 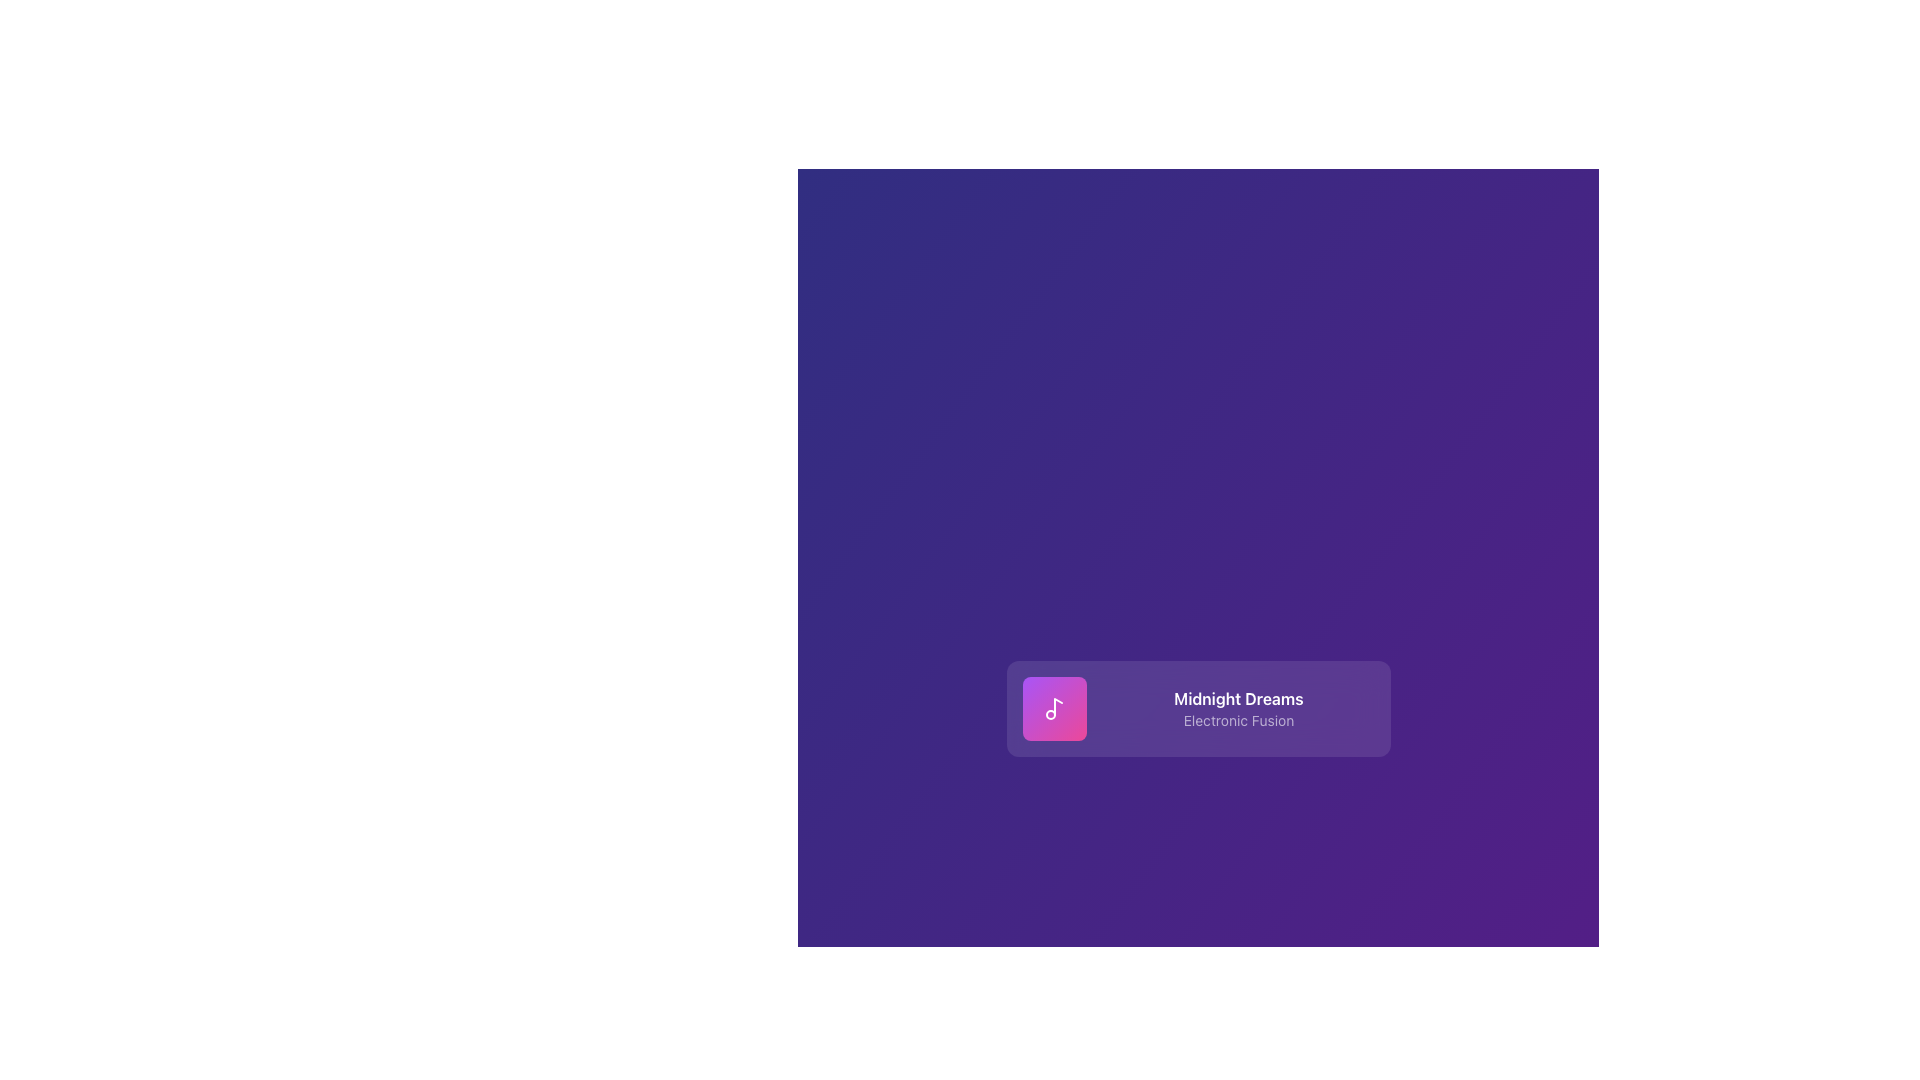 What do you see at coordinates (1237, 697) in the screenshot?
I see `the text label displaying 'Midnight Dreams' in white, bold font against a darker purple background, which is centrally located in the highlighted section of the interface` at bounding box center [1237, 697].